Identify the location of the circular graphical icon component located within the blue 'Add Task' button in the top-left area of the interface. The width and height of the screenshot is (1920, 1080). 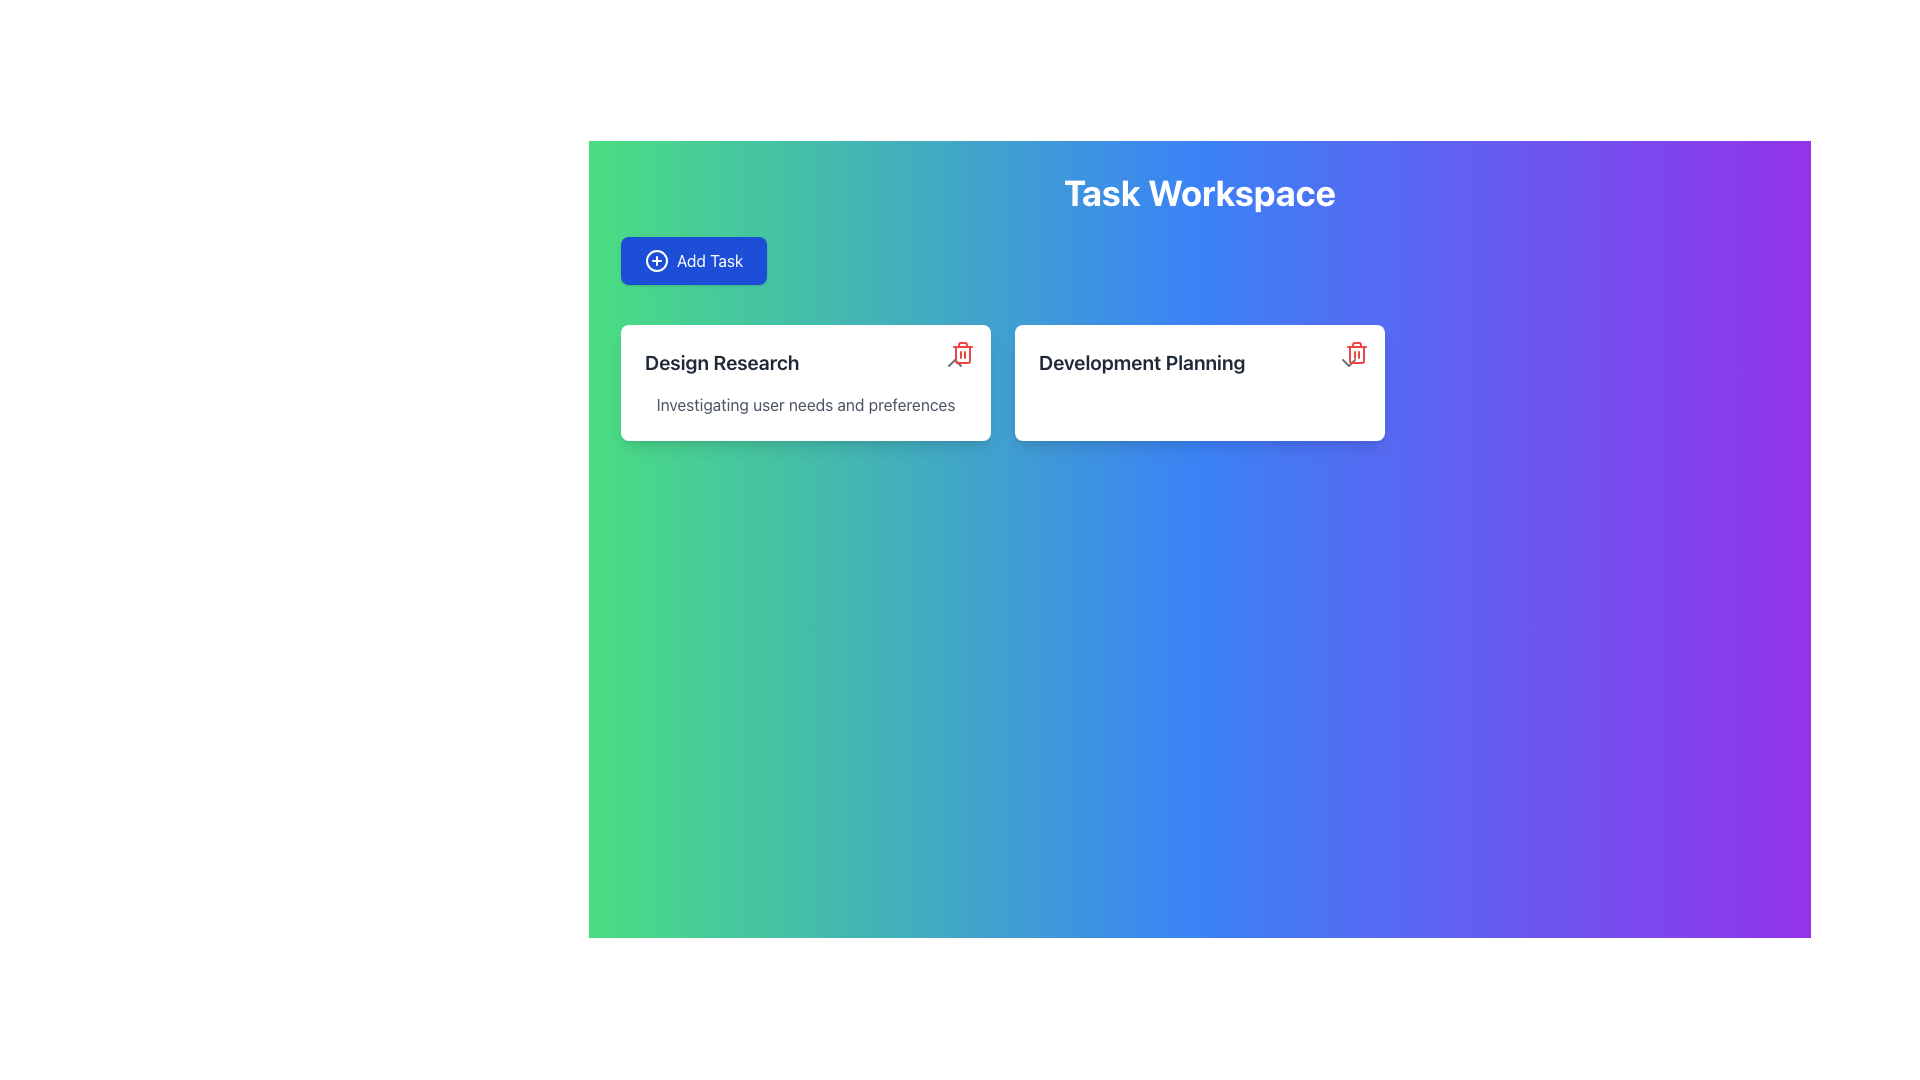
(657, 260).